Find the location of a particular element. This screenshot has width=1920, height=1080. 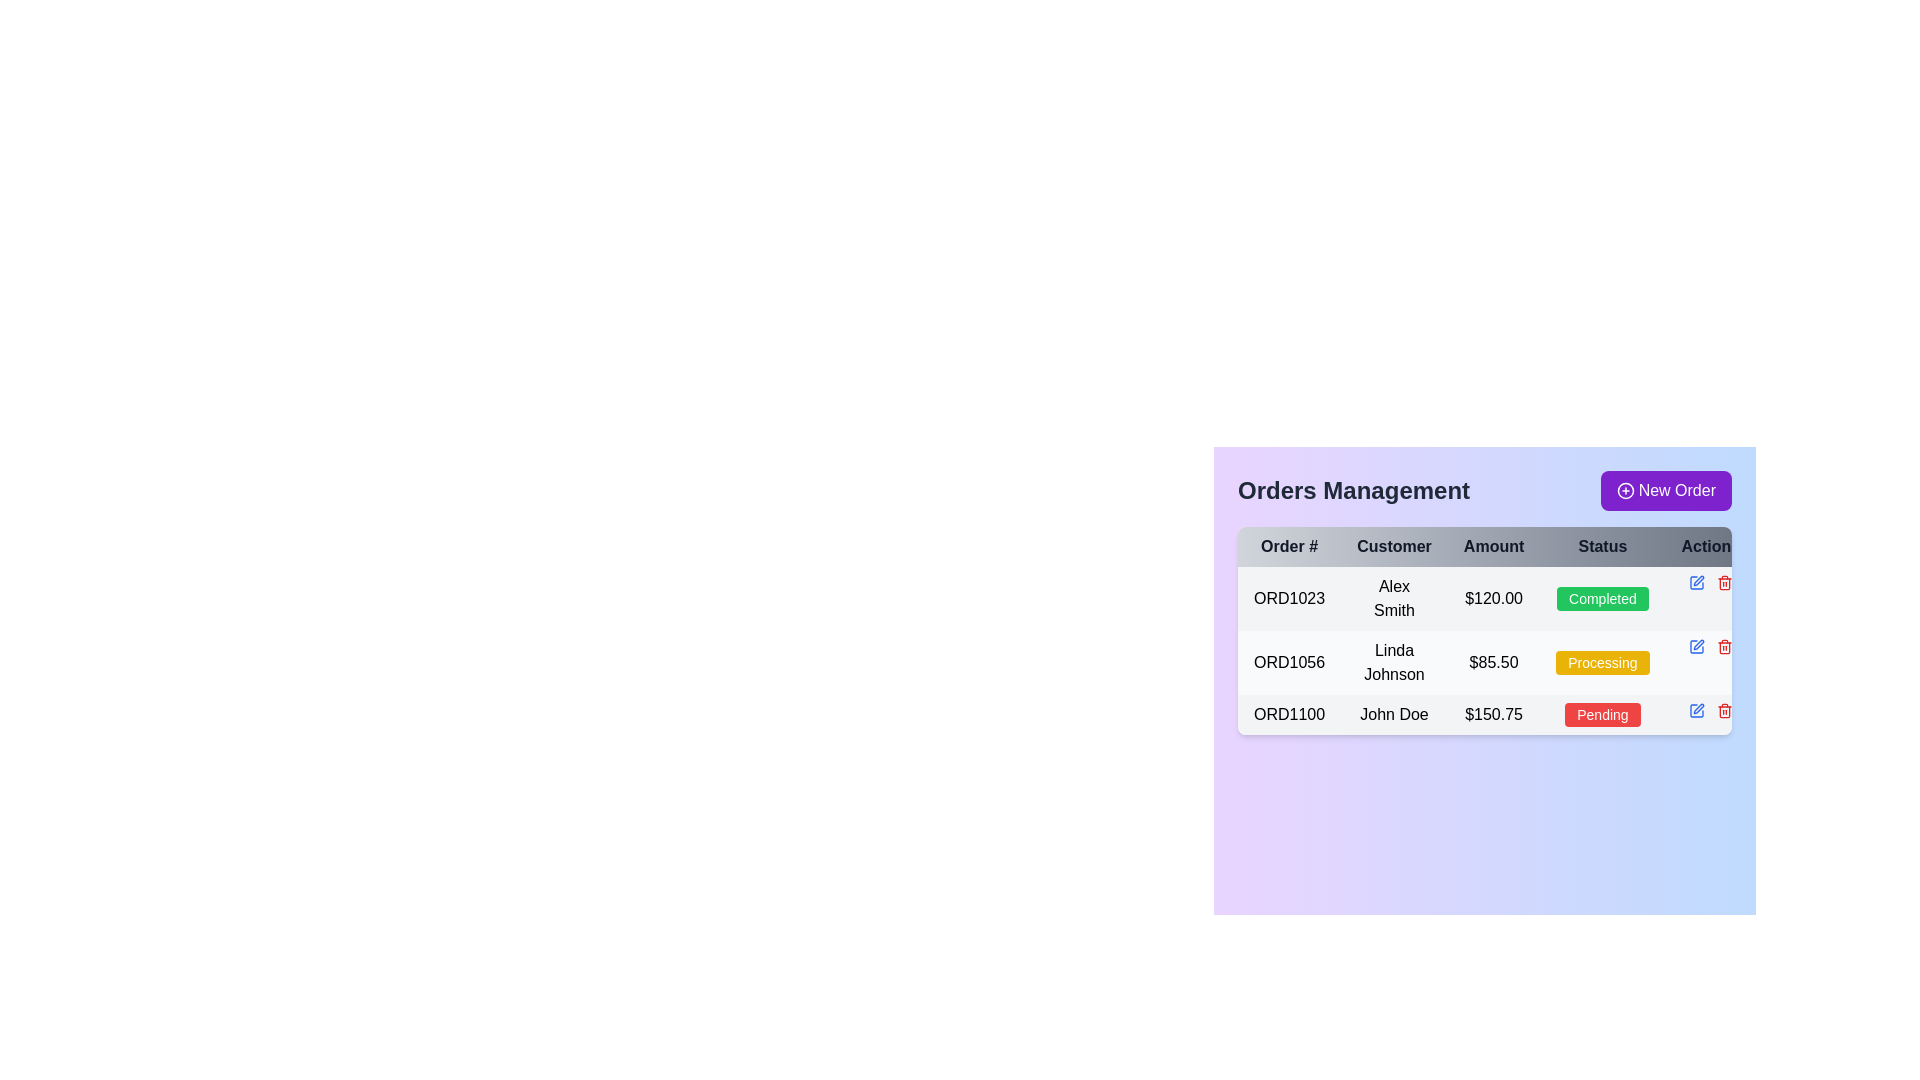

the text label displaying 'Linda Johnson' in the Customer column, located in the second row of the table, adjacent to order ID 'ORD1056' and amount '$85.50' is located at coordinates (1393, 663).